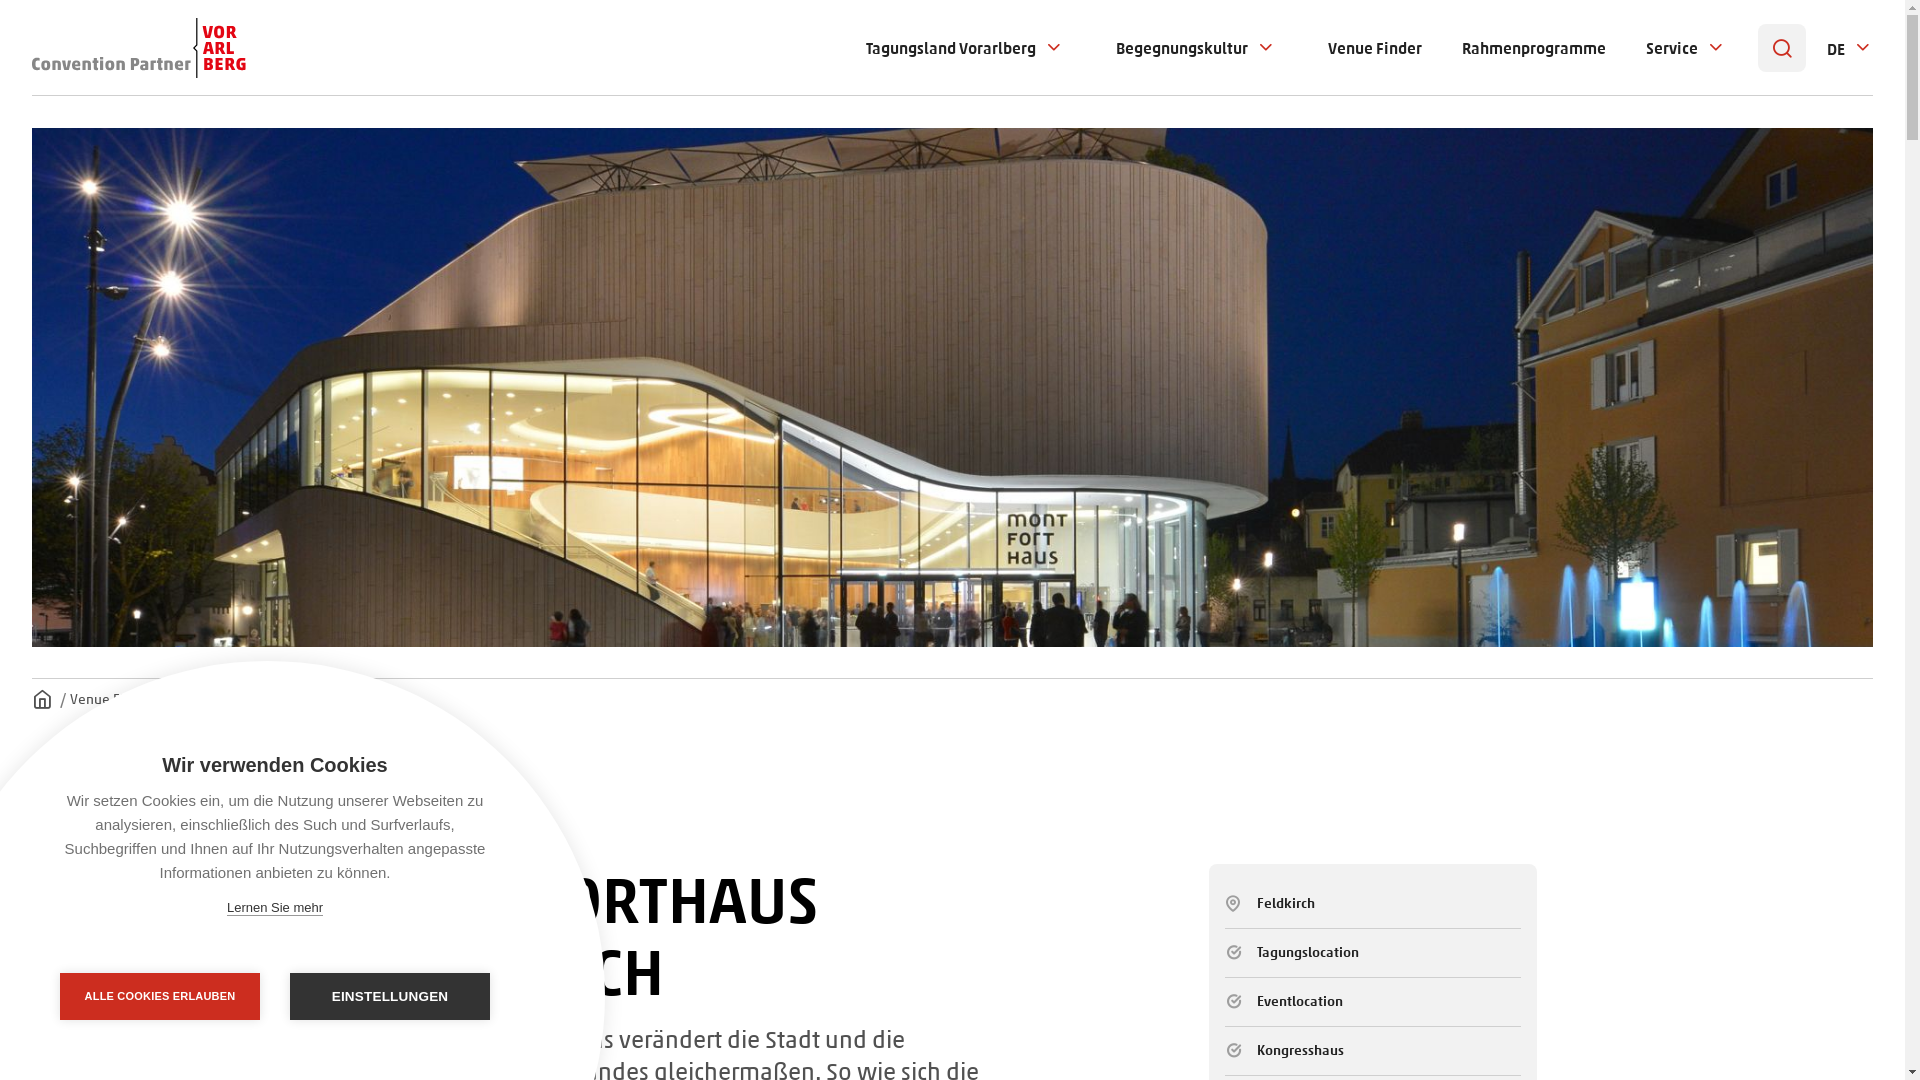 This screenshot has height=1080, width=1920. What do you see at coordinates (949, 46) in the screenshot?
I see `'Tagungsland Vorarlberg'` at bounding box center [949, 46].